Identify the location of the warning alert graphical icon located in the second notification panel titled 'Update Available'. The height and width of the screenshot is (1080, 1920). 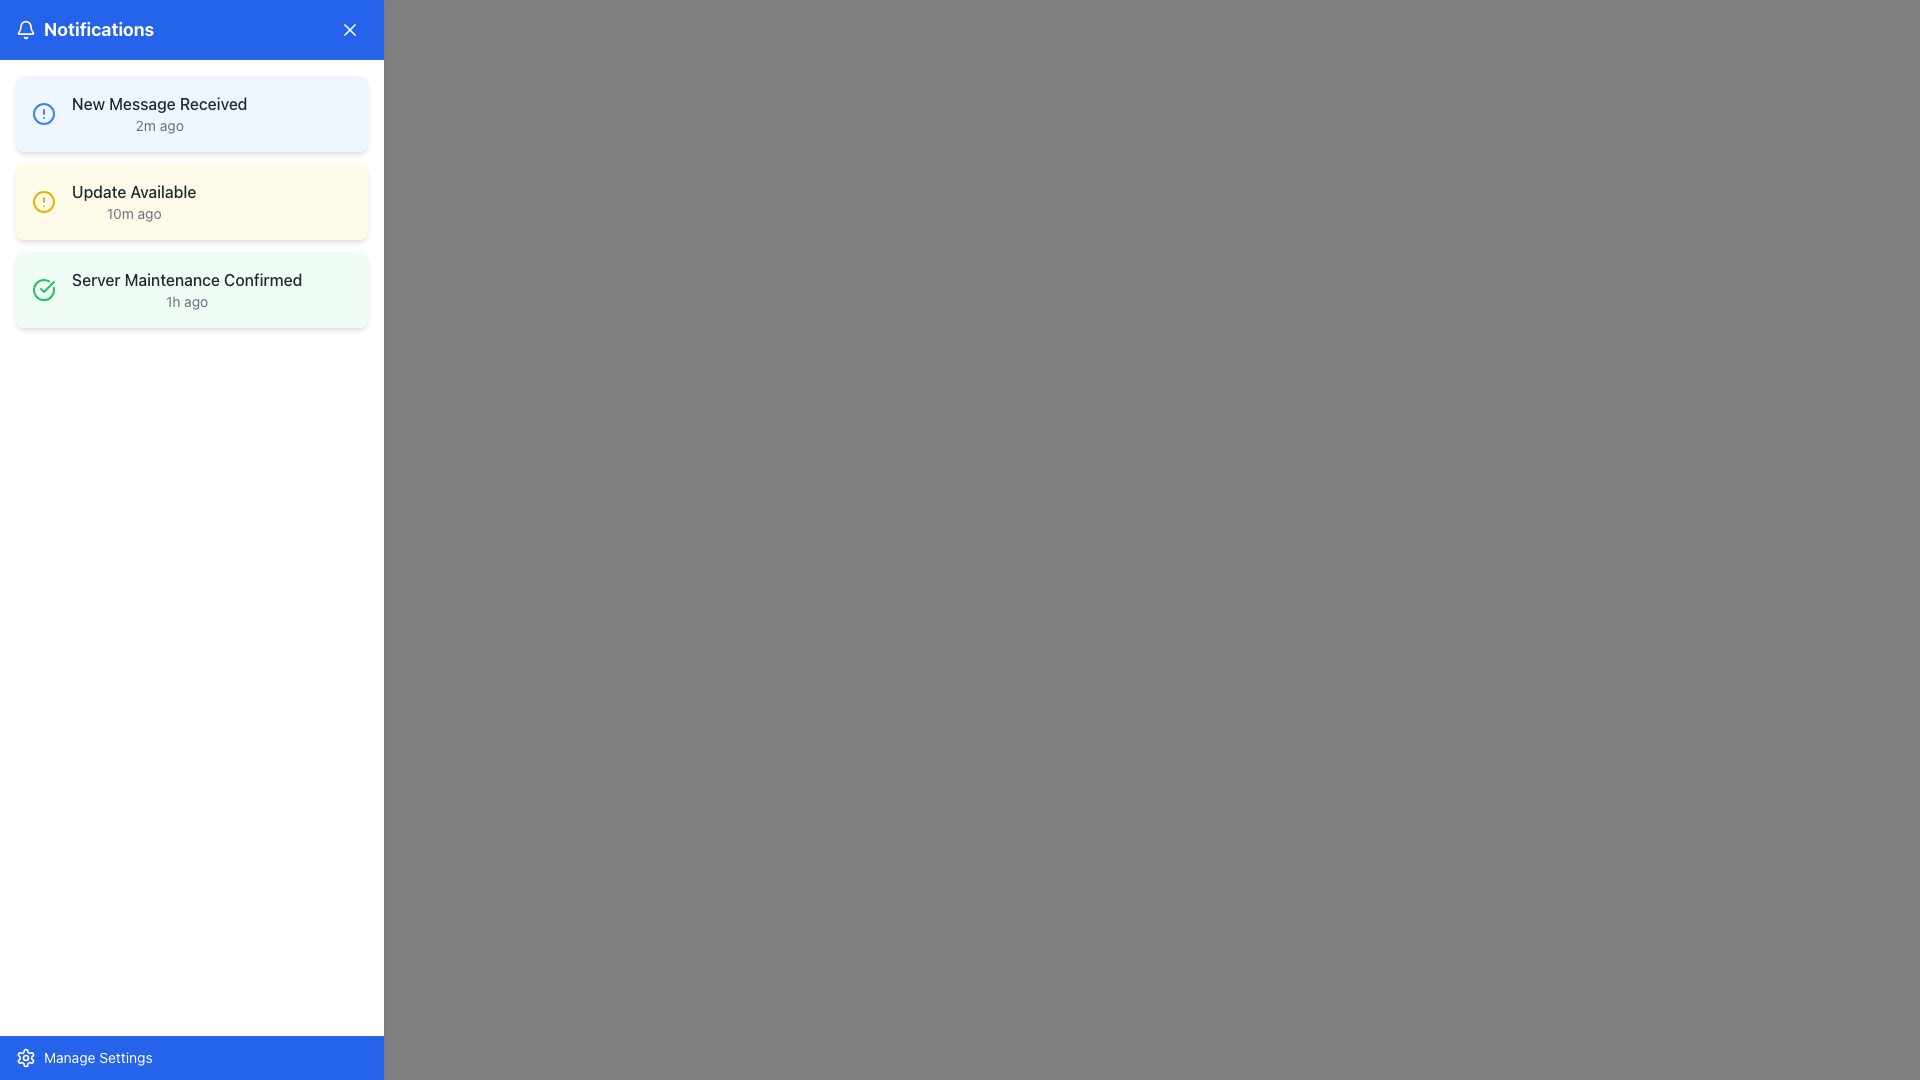
(43, 201).